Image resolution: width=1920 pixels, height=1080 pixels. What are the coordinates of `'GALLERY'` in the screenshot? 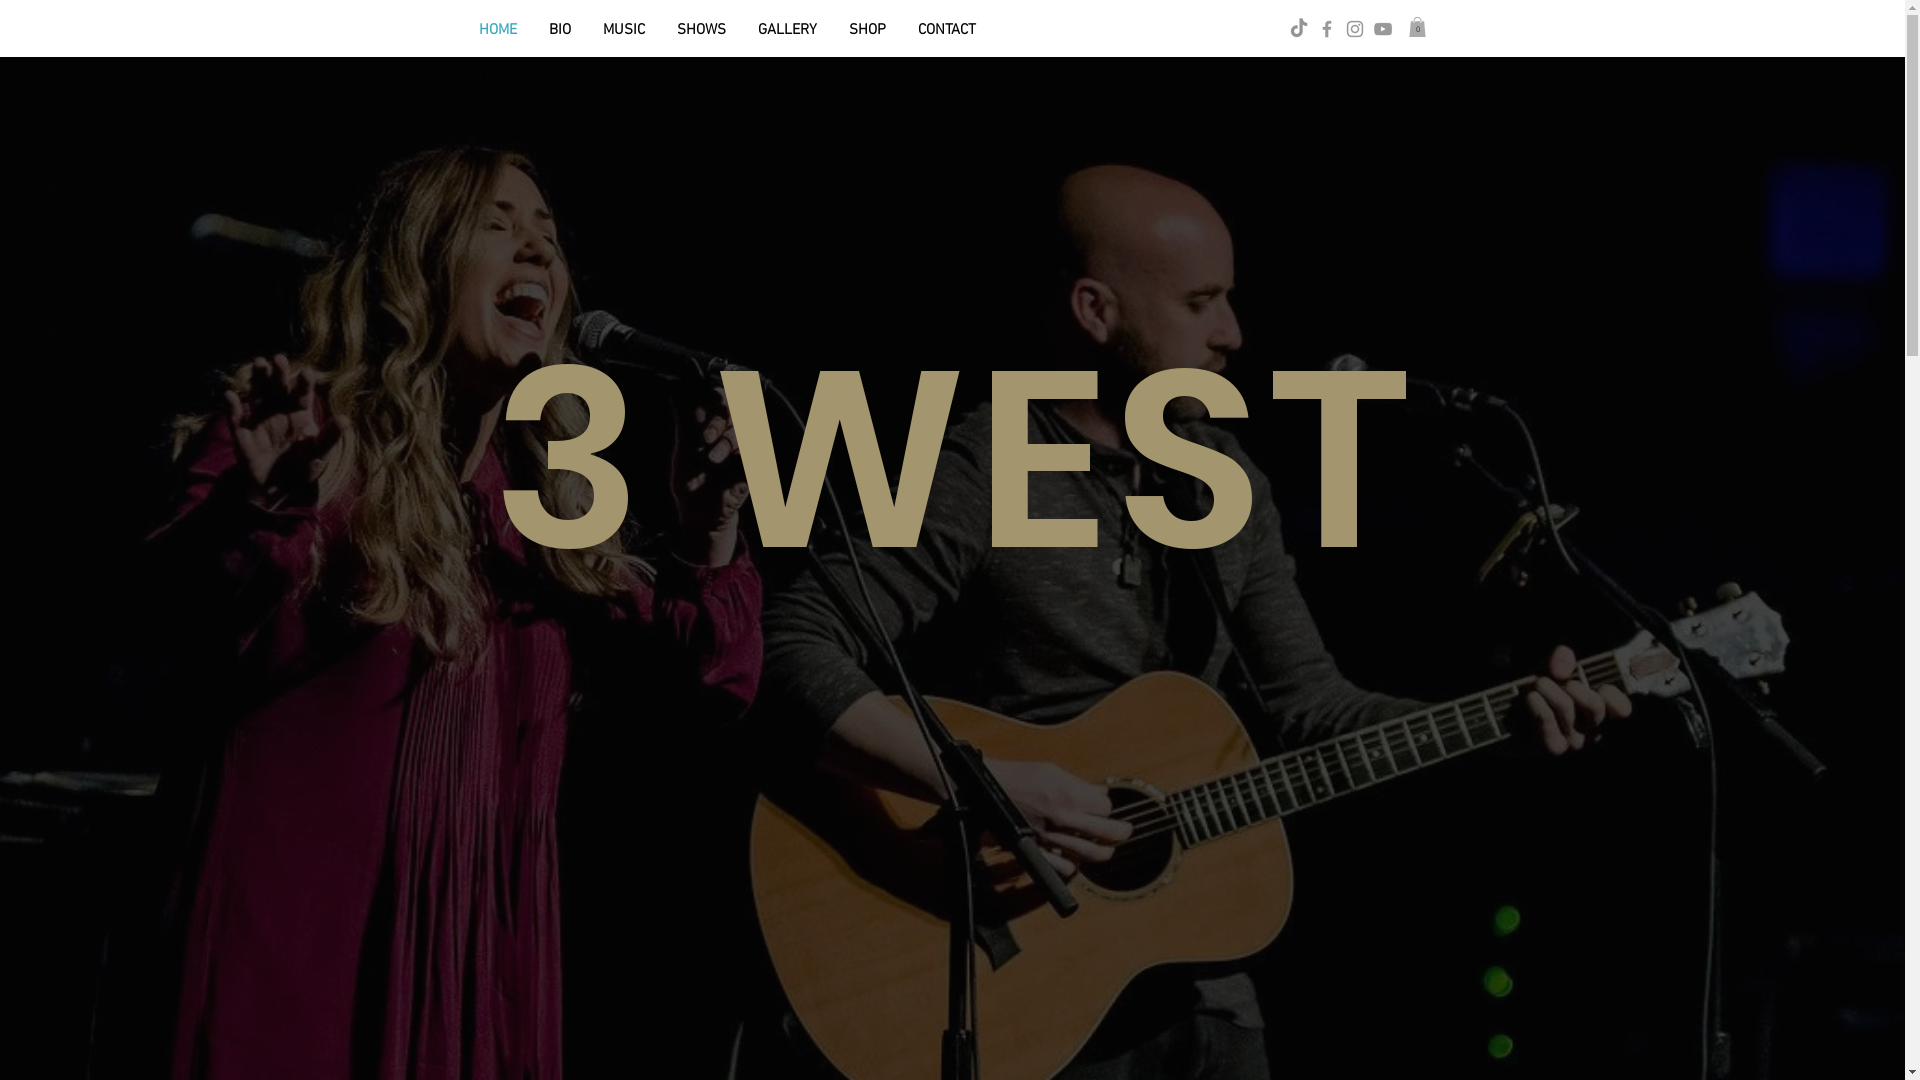 It's located at (786, 30).